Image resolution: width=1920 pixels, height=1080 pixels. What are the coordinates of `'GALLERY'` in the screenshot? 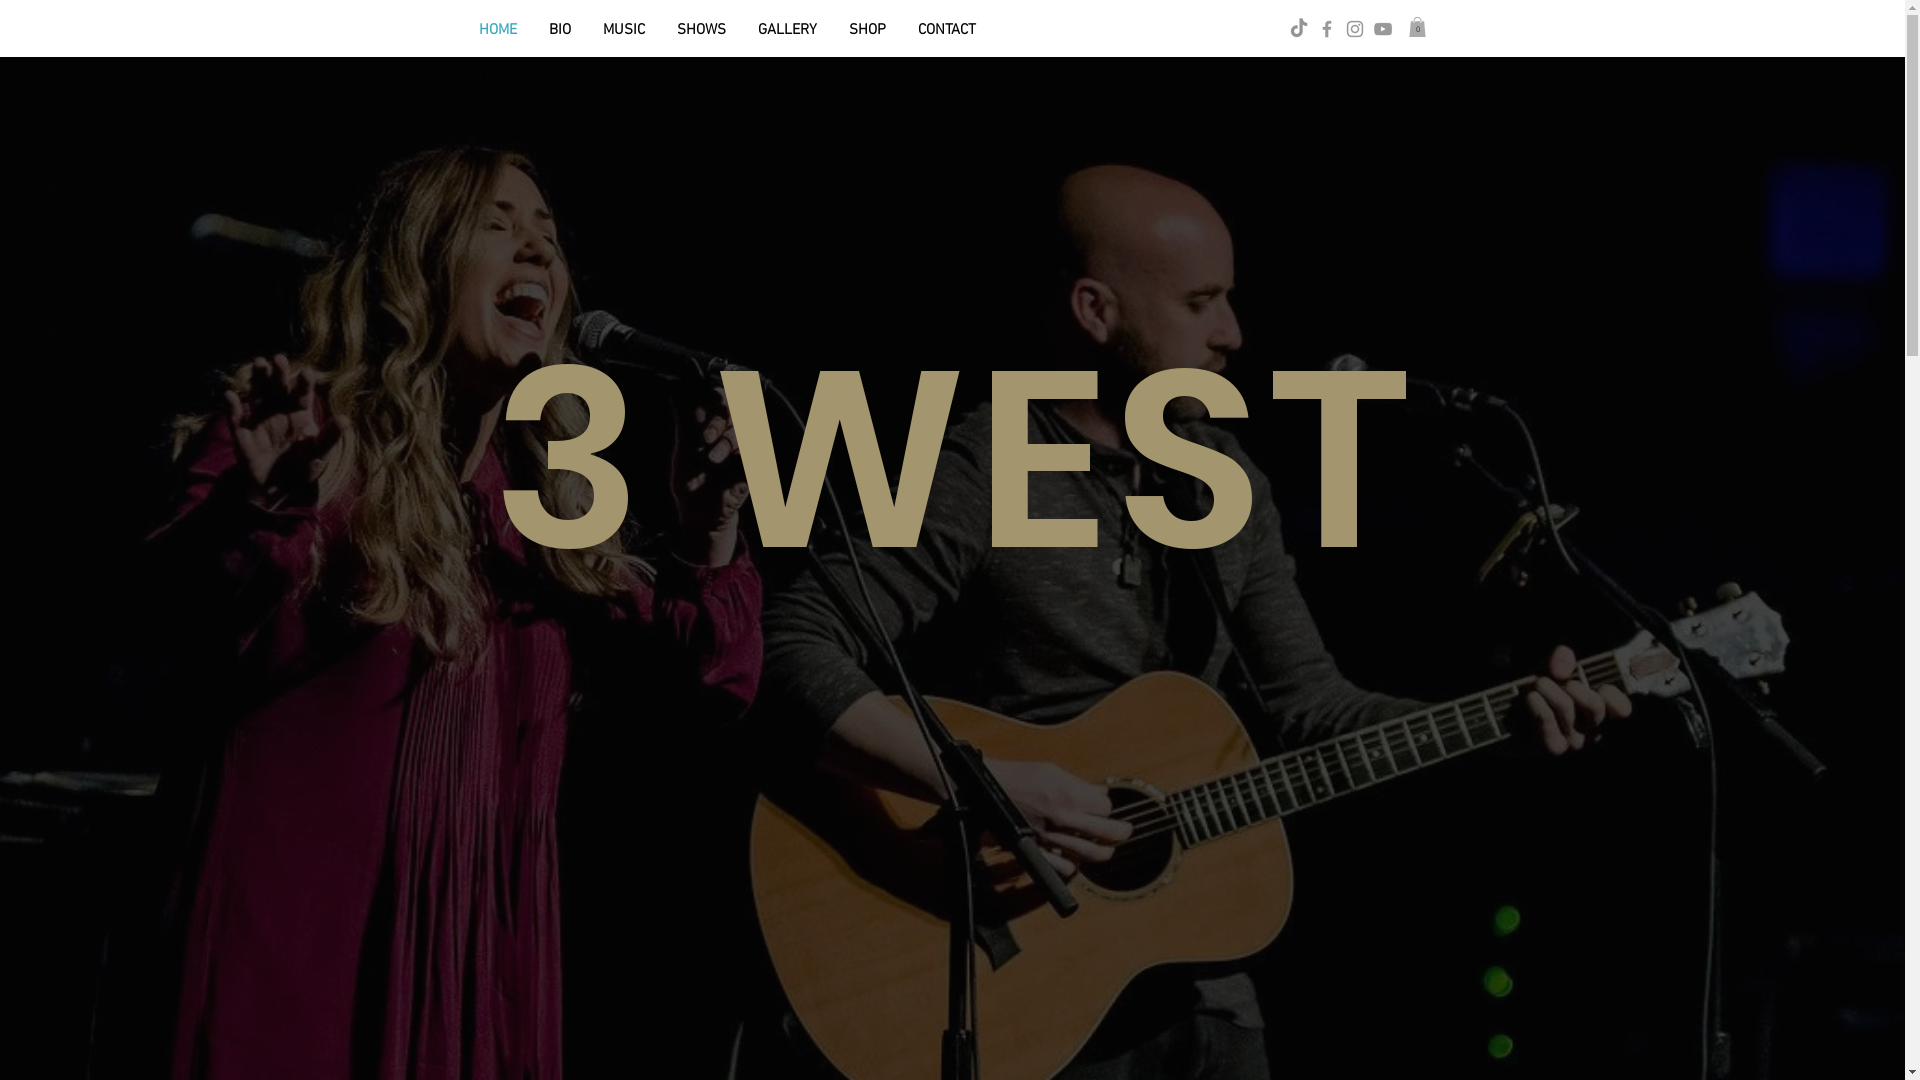 It's located at (786, 30).